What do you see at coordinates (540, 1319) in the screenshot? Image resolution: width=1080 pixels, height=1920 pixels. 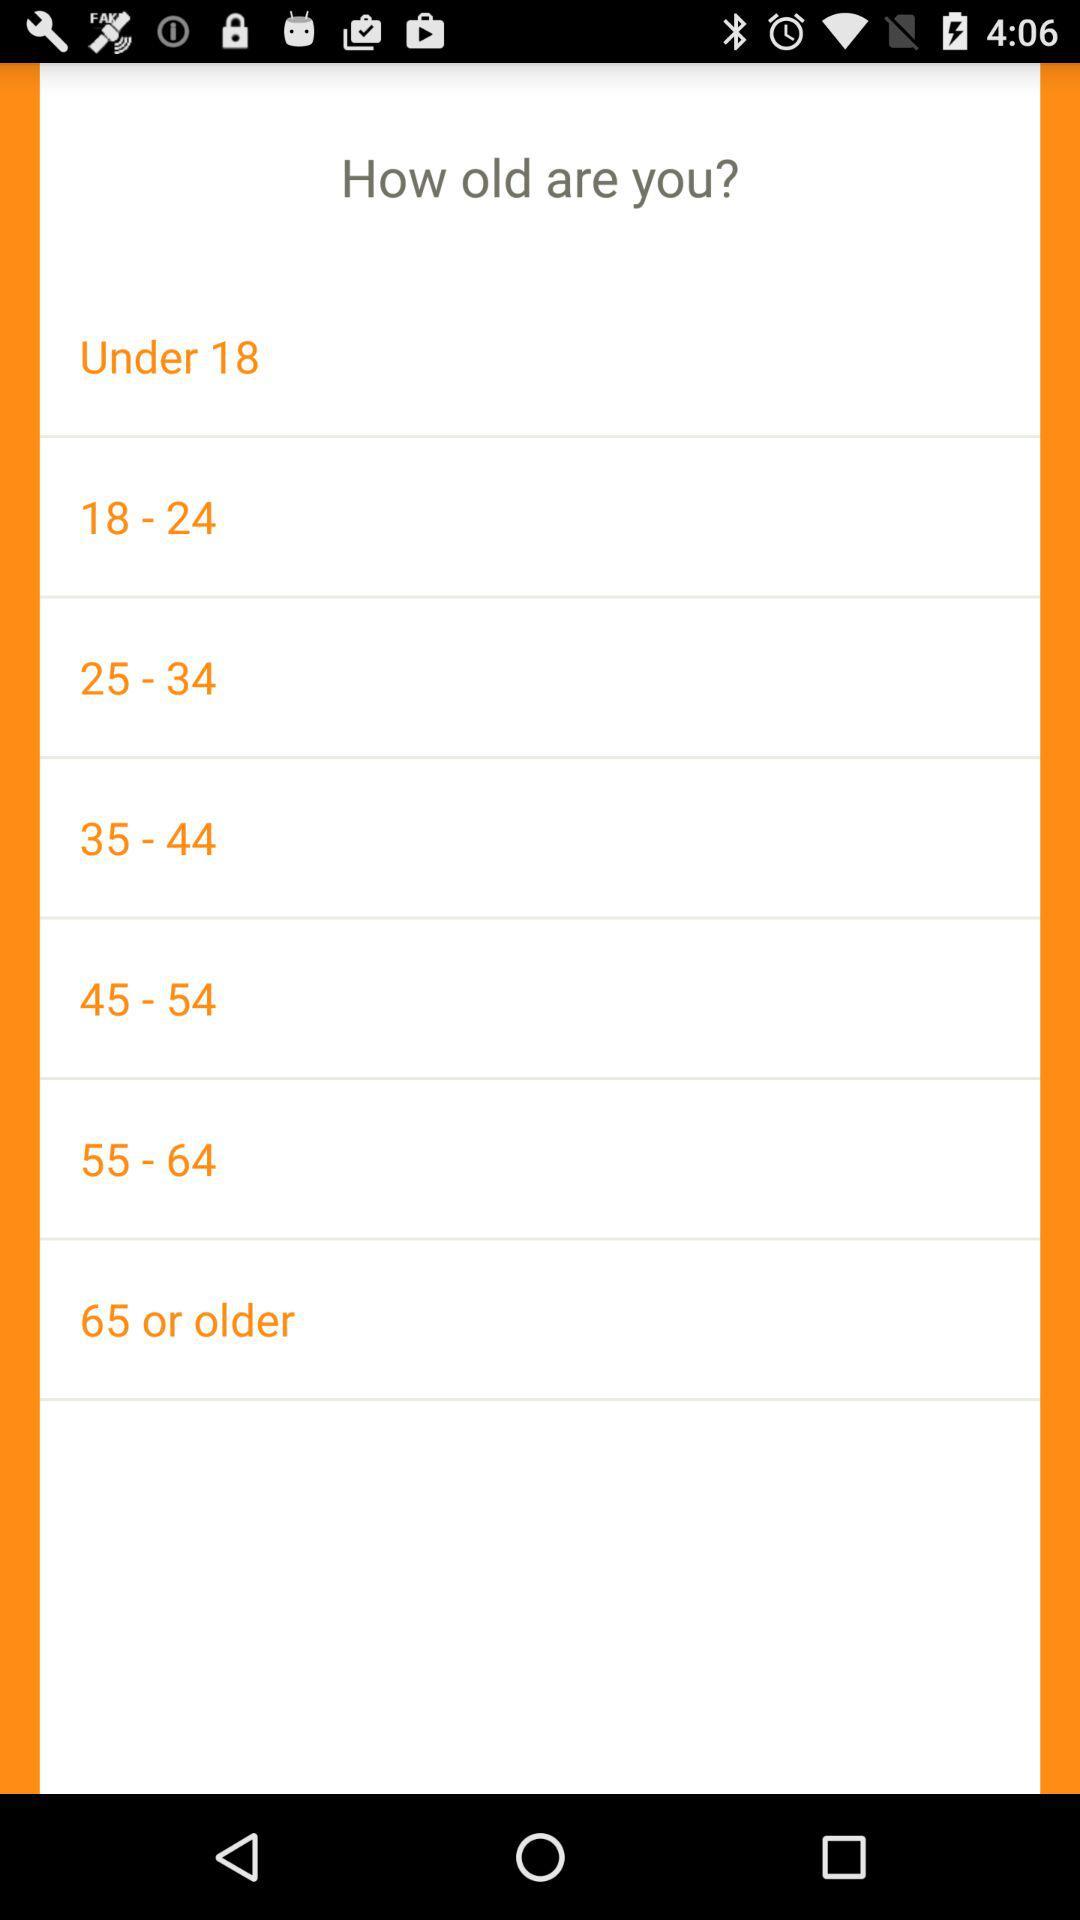 I see `65 or older icon` at bounding box center [540, 1319].